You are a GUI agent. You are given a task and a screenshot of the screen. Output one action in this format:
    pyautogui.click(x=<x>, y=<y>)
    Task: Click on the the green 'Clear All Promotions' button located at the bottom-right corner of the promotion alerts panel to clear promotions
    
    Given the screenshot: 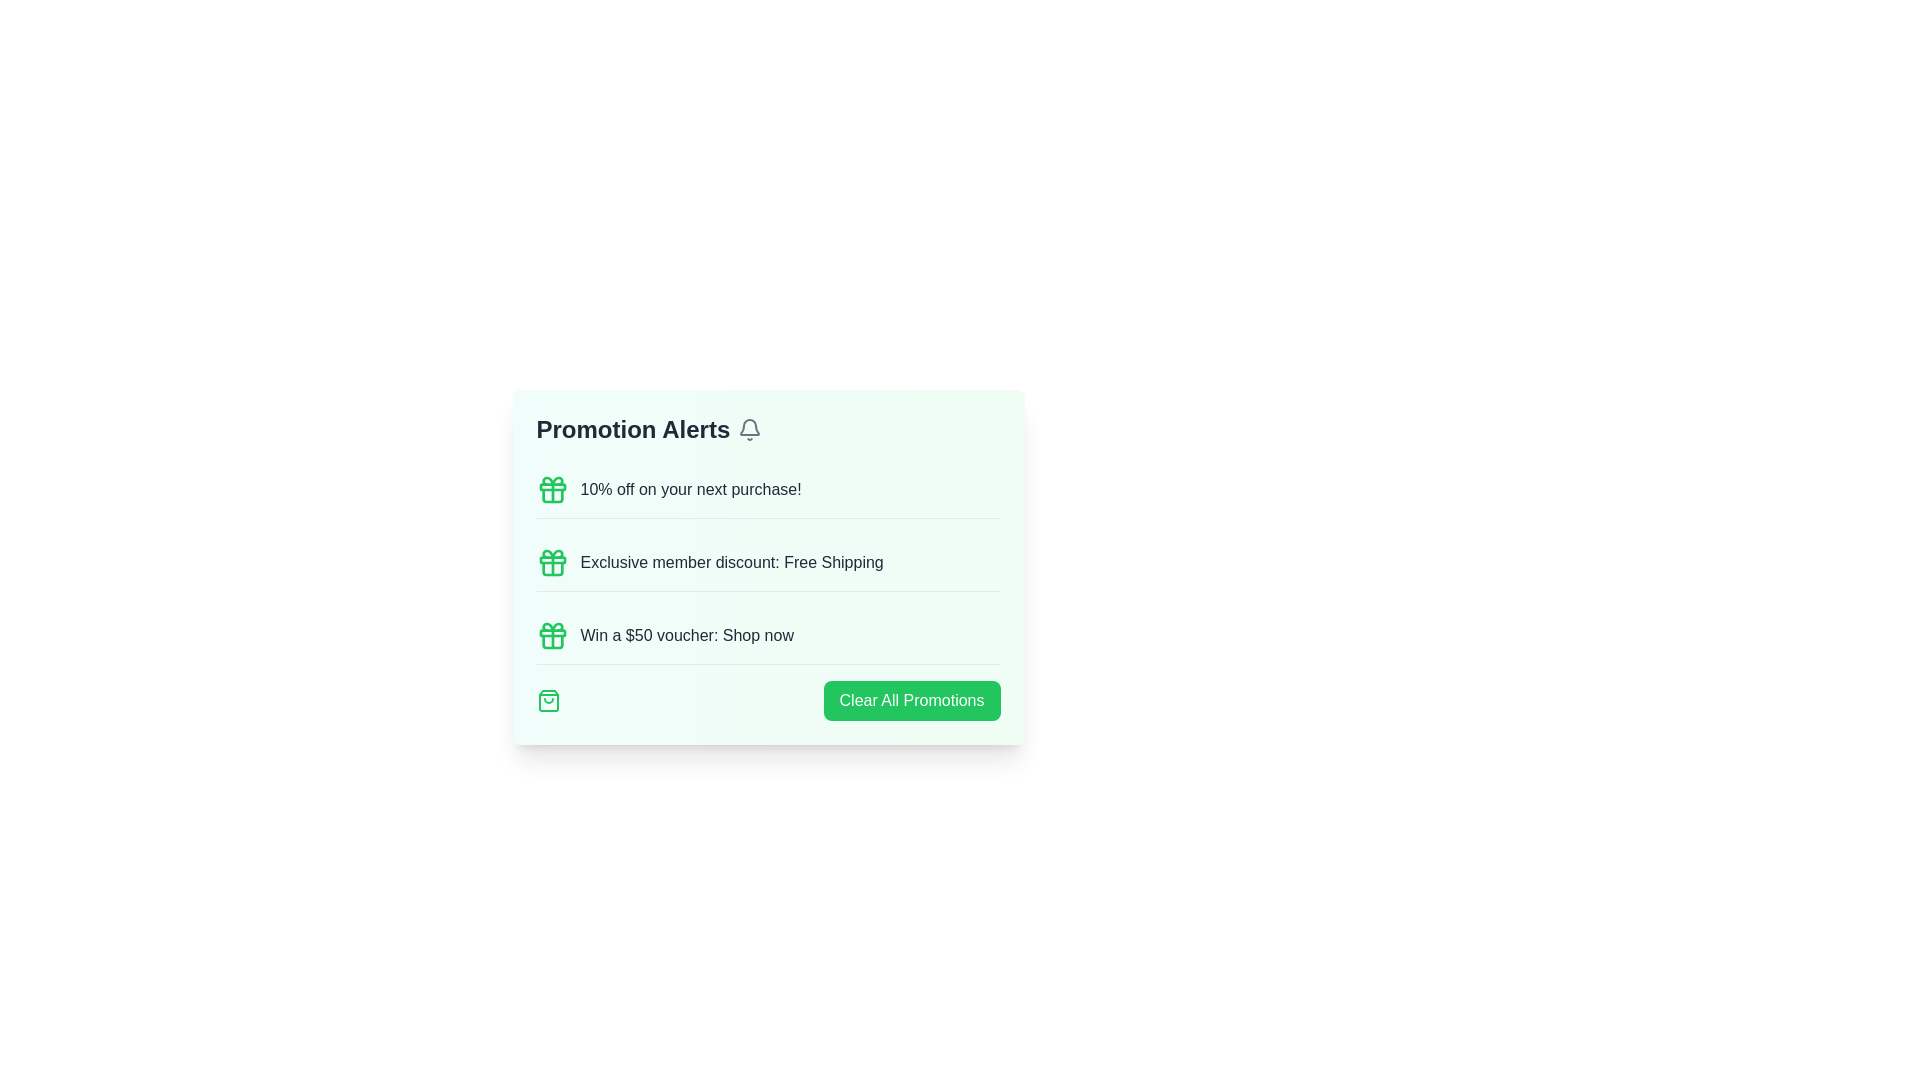 What is the action you would take?
    pyautogui.click(x=911, y=700)
    